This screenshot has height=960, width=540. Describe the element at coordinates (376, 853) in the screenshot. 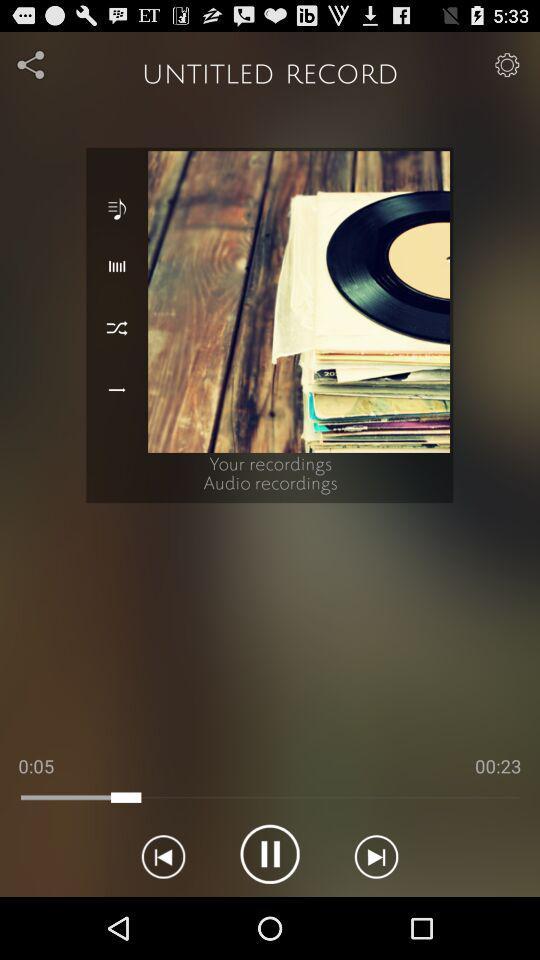

I see `next` at that location.